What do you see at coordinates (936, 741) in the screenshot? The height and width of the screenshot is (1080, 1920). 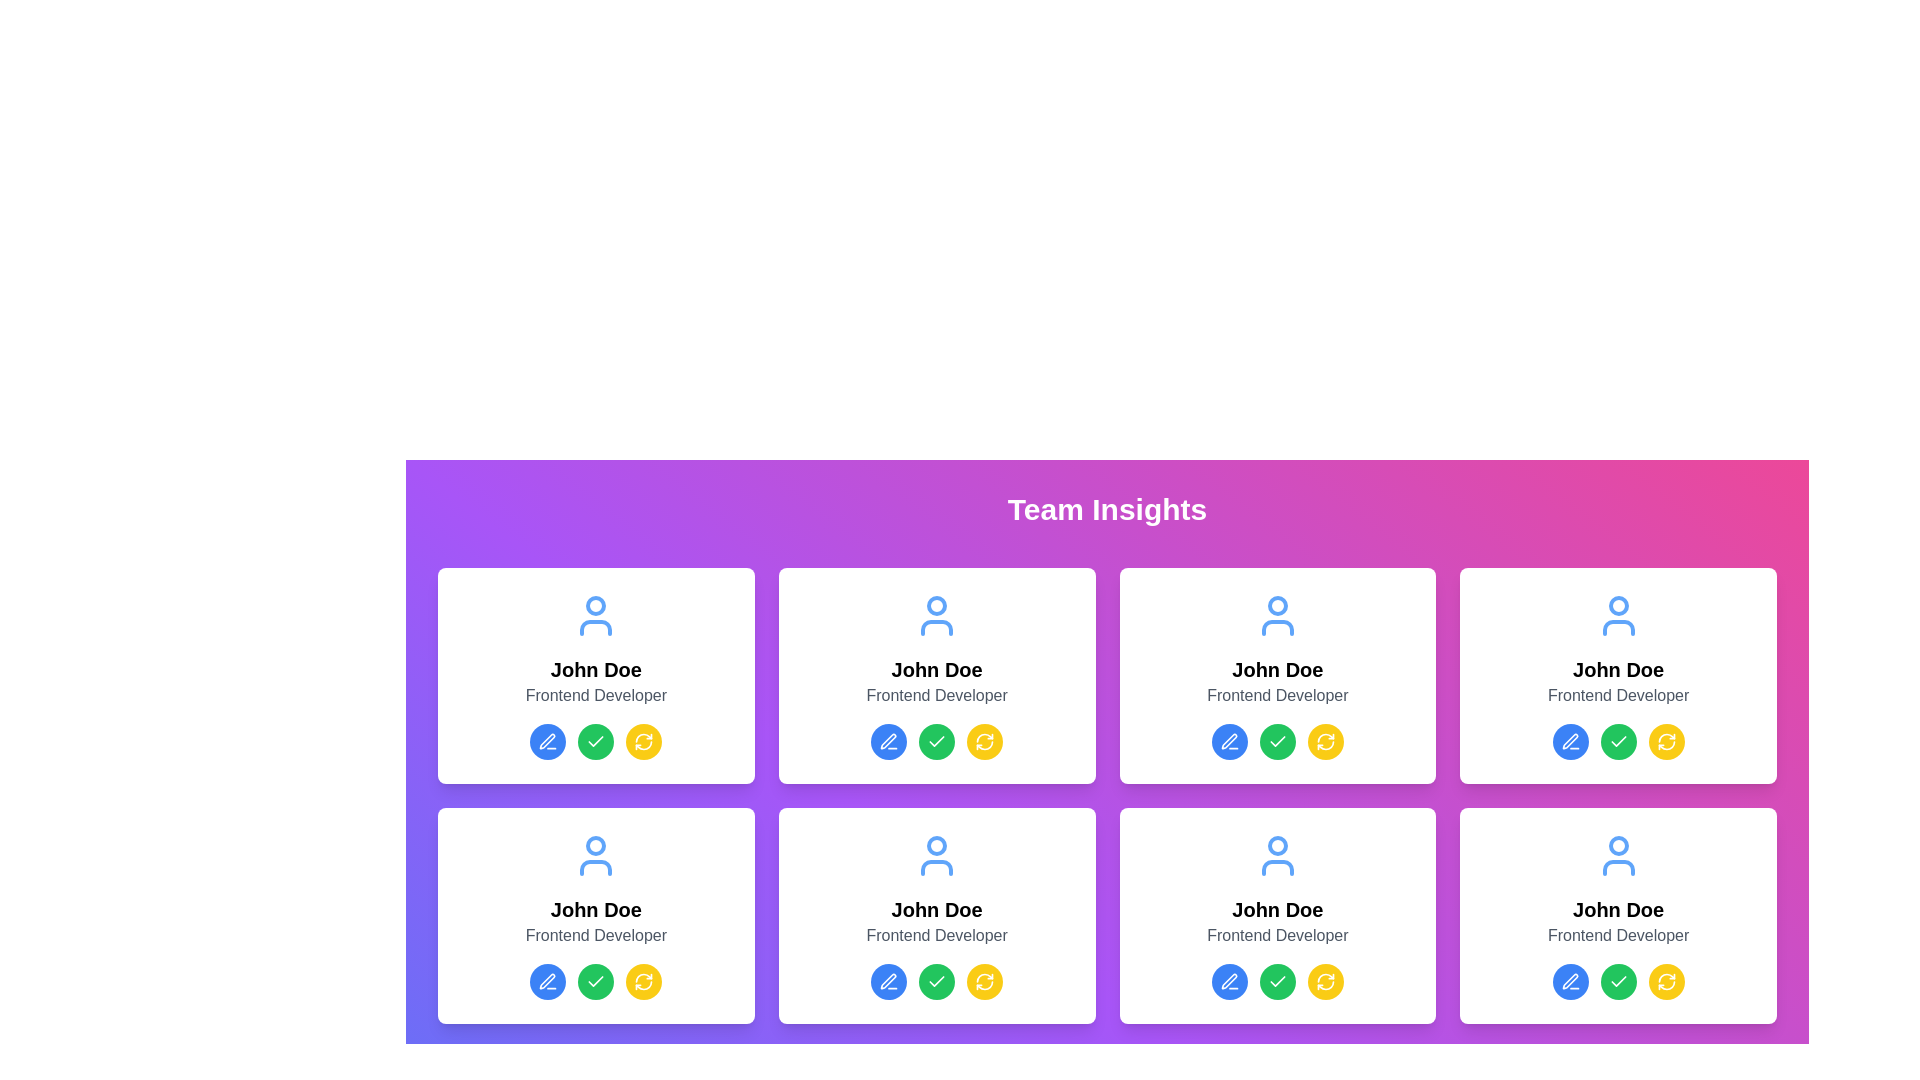 I see `the checkmark icon with a green background located in the first row, second column of action icons under 'John Doe's profile card labeled 'Frontend Developer'` at bounding box center [936, 741].